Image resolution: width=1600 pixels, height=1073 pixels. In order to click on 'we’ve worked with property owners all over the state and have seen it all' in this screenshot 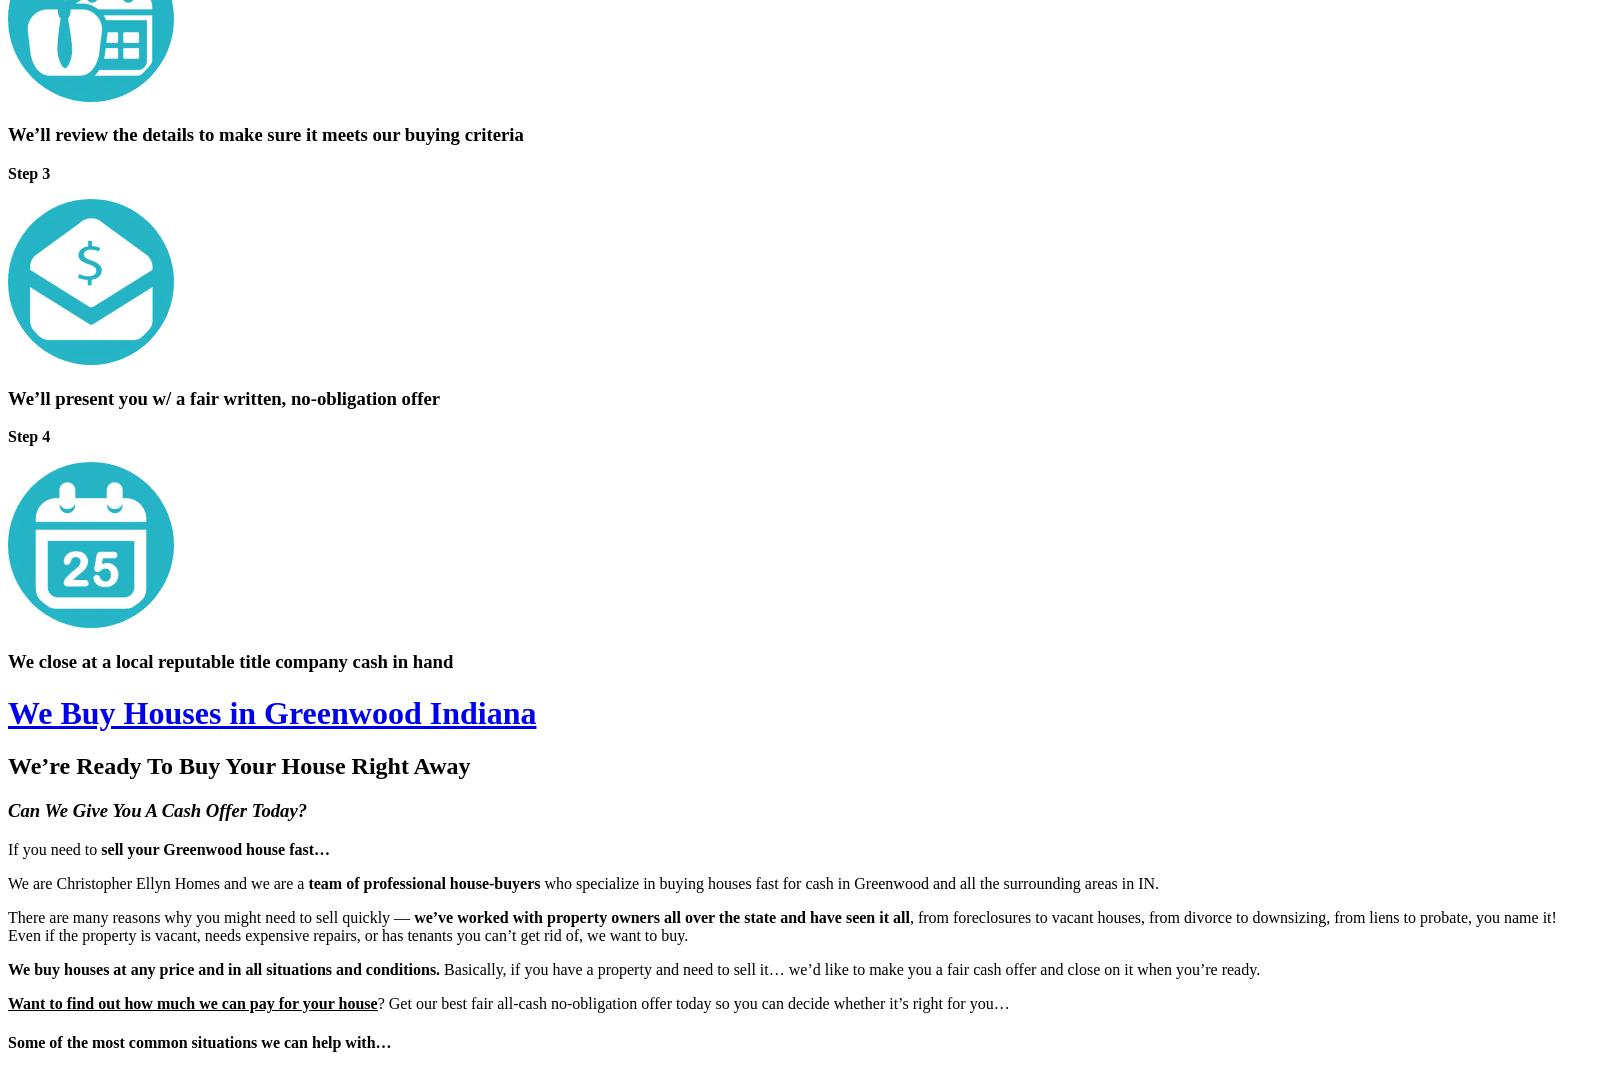, I will do `click(659, 916)`.